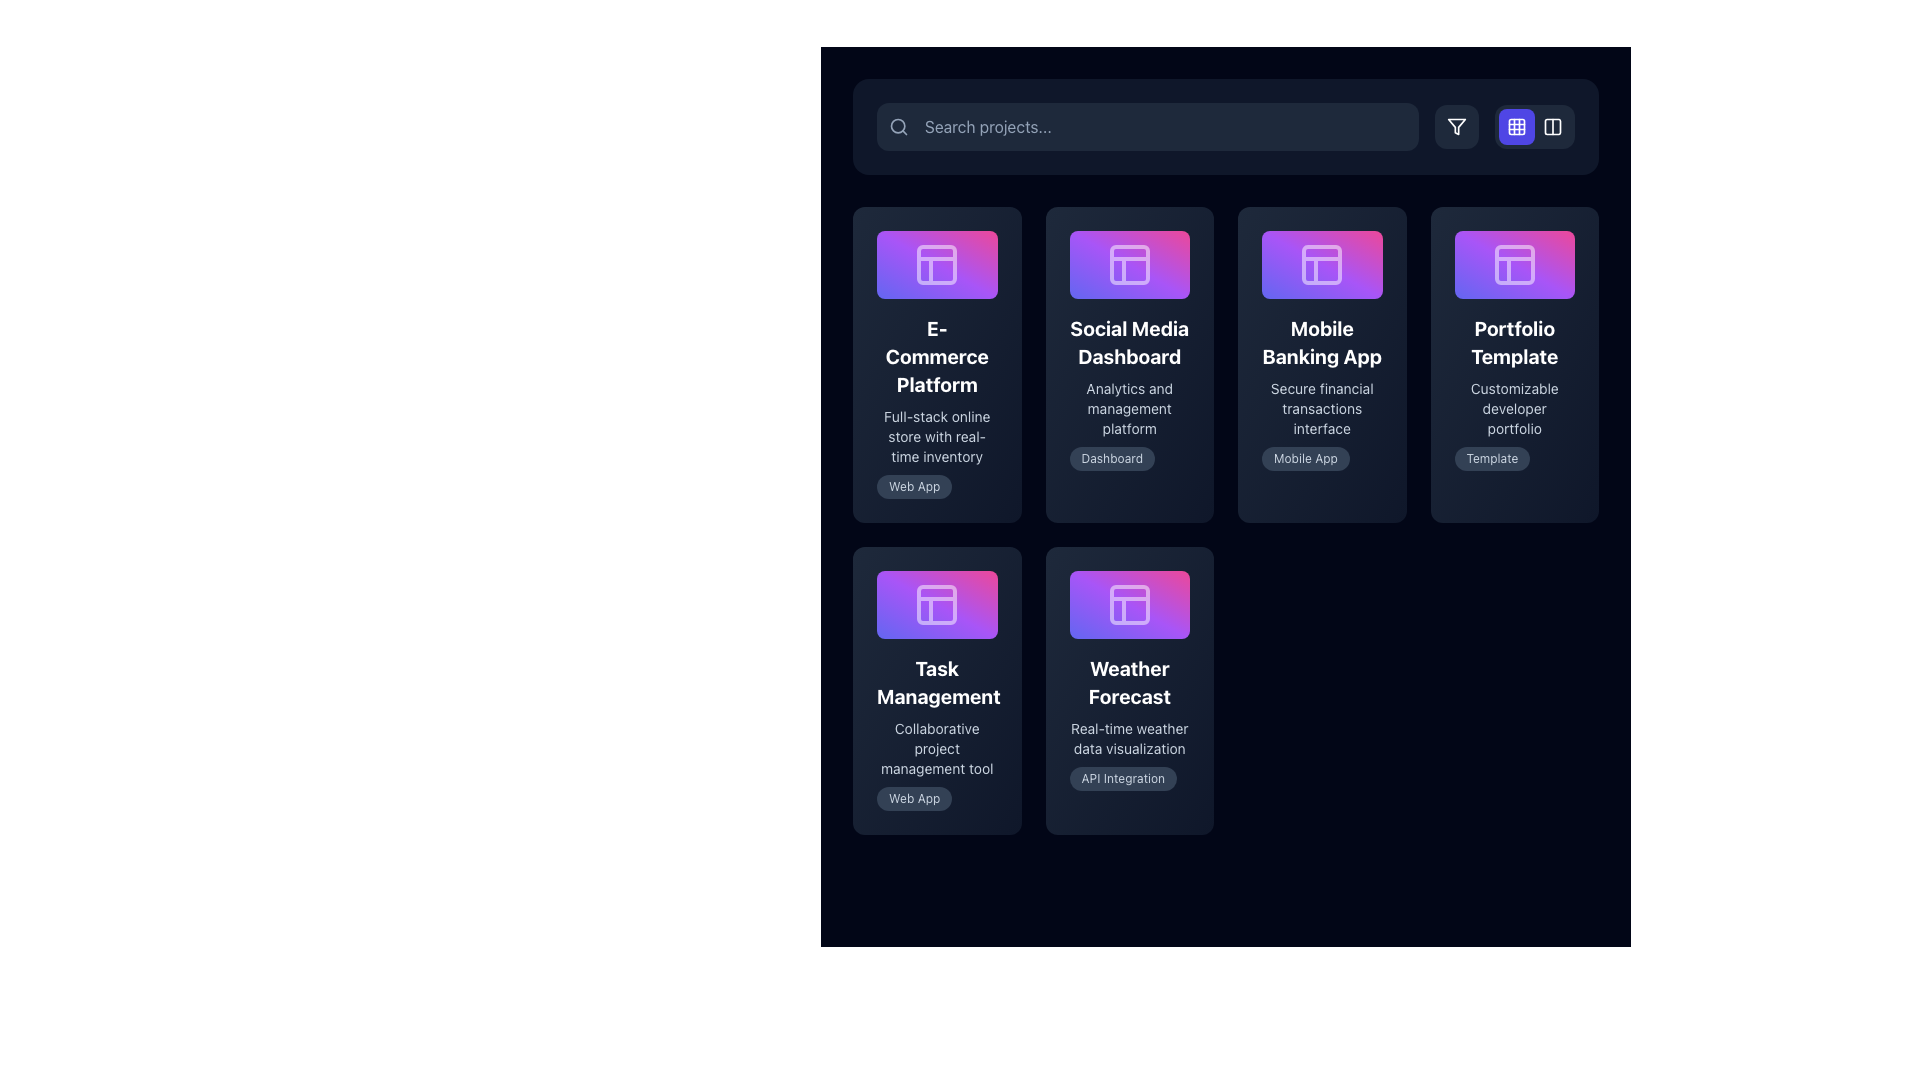 Image resolution: width=1920 pixels, height=1080 pixels. What do you see at coordinates (1552, 127) in the screenshot?
I see `the third button in the top-right section of the interface that toggles between different view modes or layouts` at bounding box center [1552, 127].